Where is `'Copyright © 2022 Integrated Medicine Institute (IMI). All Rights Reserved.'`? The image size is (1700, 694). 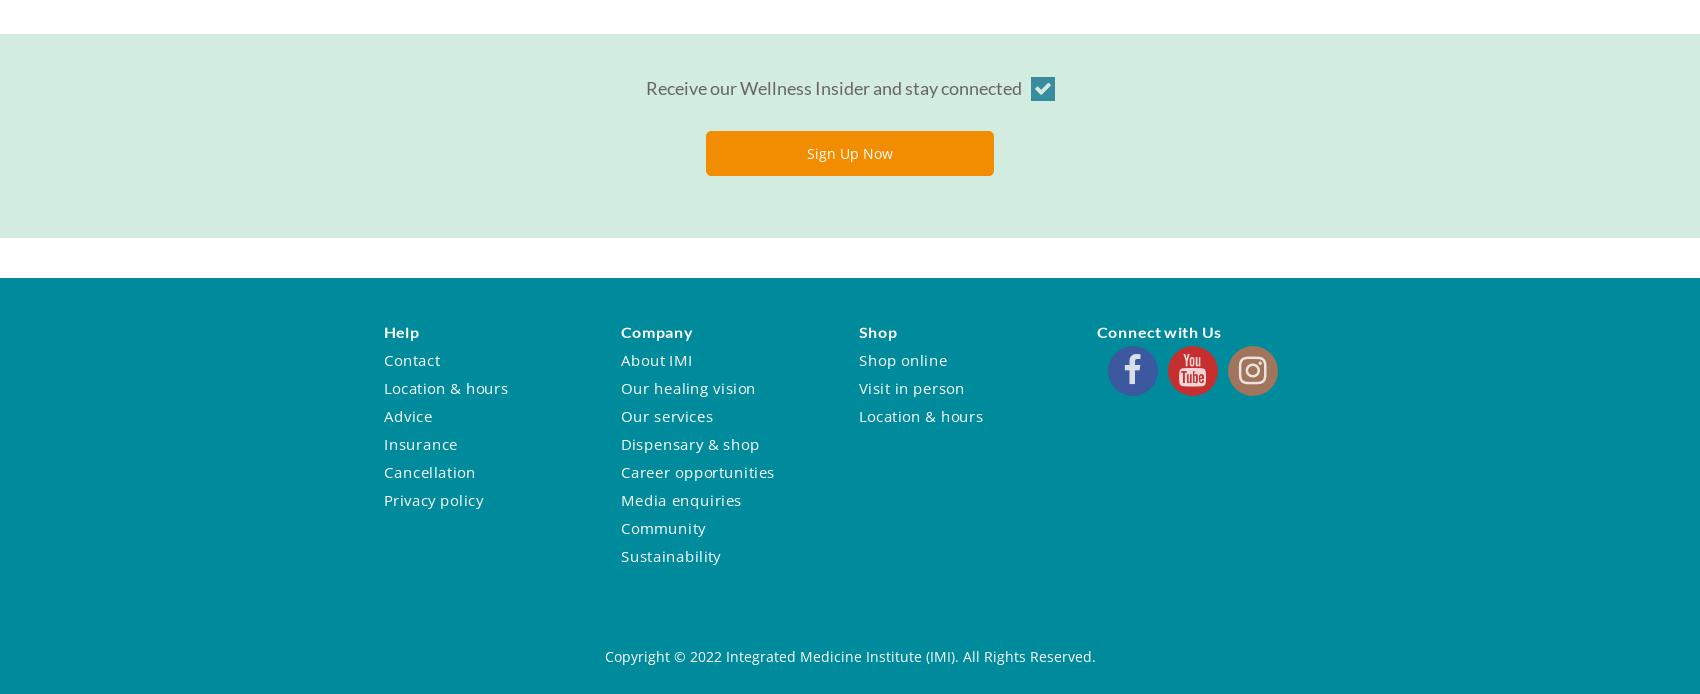
'Copyright © 2022 Integrated Medicine Institute (IMI). All Rights Reserved.' is located at coordinates (848, 655).